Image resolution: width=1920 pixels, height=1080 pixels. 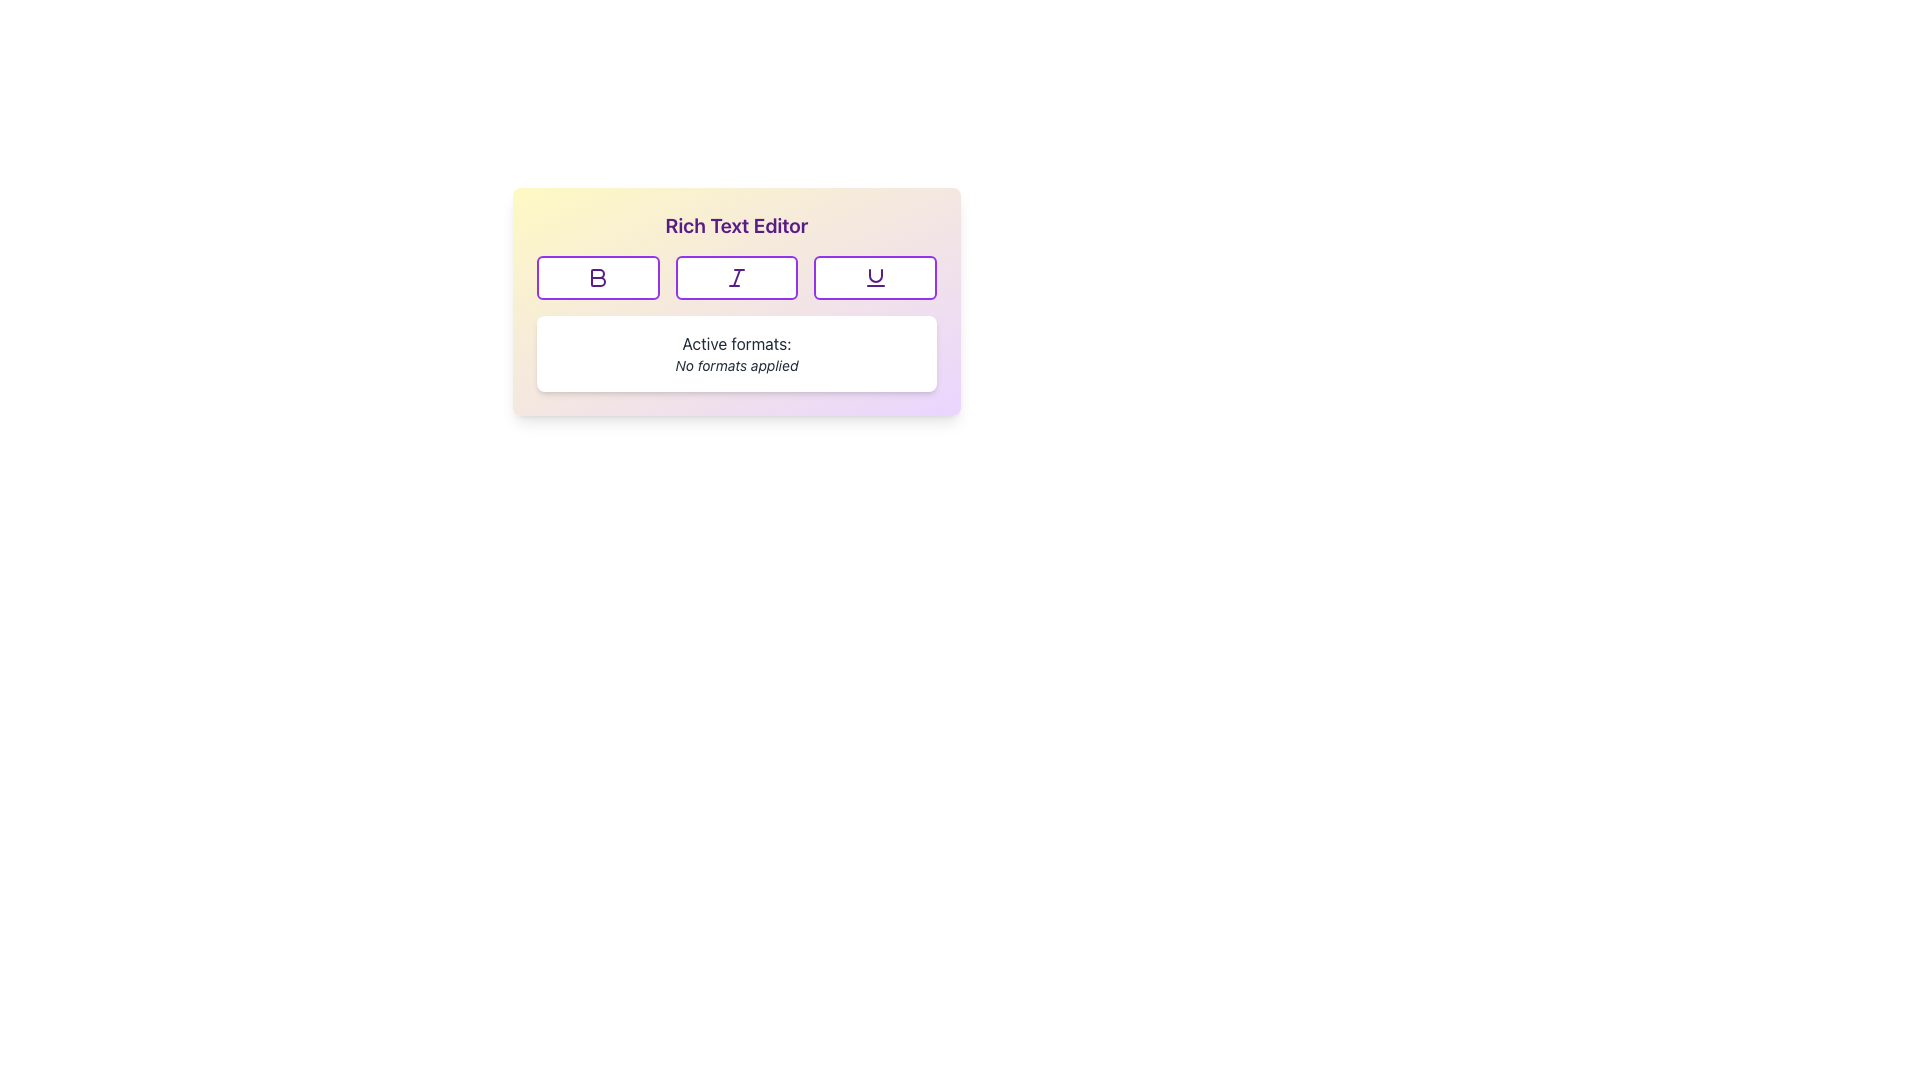 What do you see at coordinates (736, 353) in the screenshot?
I see `displayed text in the Text Display element, which indicates the status of active text formatting options in the text editor, specifically noting that no formatting styles are applied` at bounding box center [736, 353].